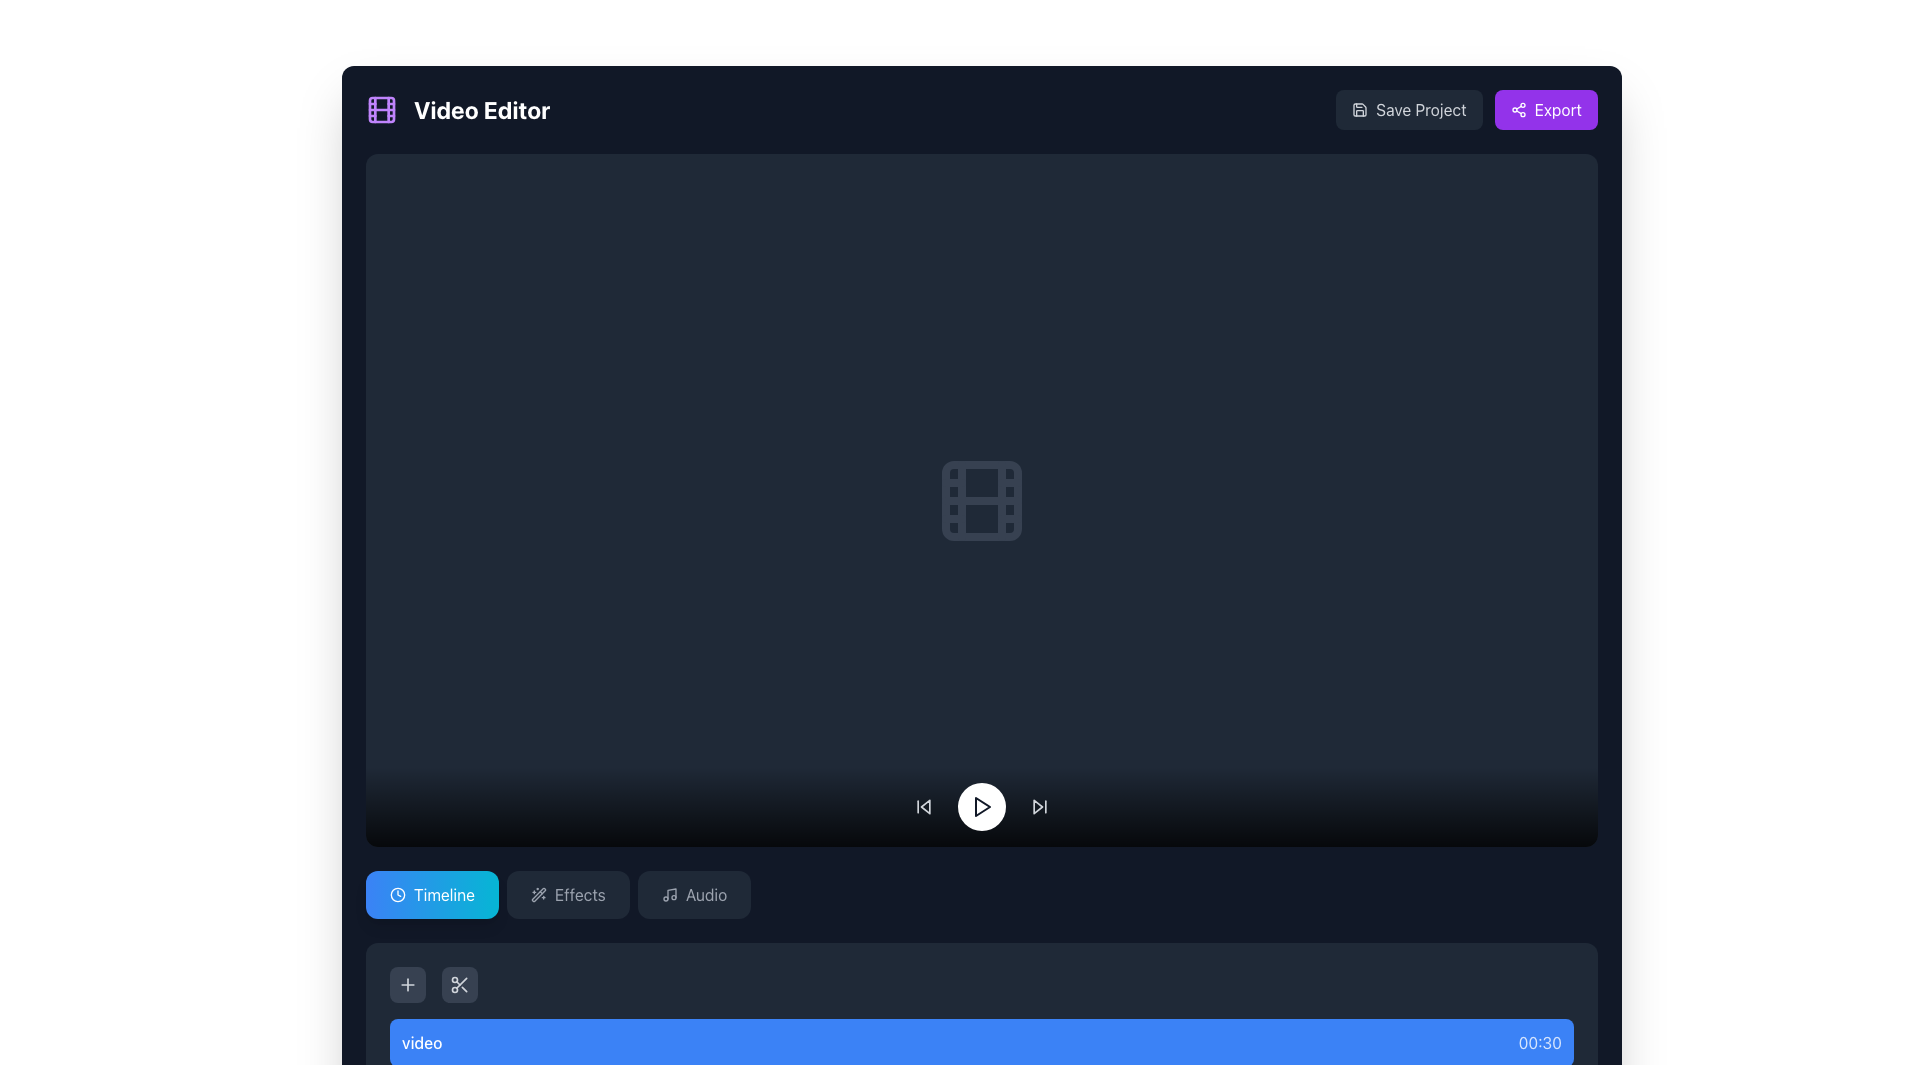 This screenshot has height=1080, width=1920. What do you see at coordinates (567, 893) in the screenshot?
I see `the 'Effects' button, which is a rectangular button with rounded corners and a dark gray background, positioned below the main content area between 'Timeline' and 'Audio'` at bounding box center [567, 893].